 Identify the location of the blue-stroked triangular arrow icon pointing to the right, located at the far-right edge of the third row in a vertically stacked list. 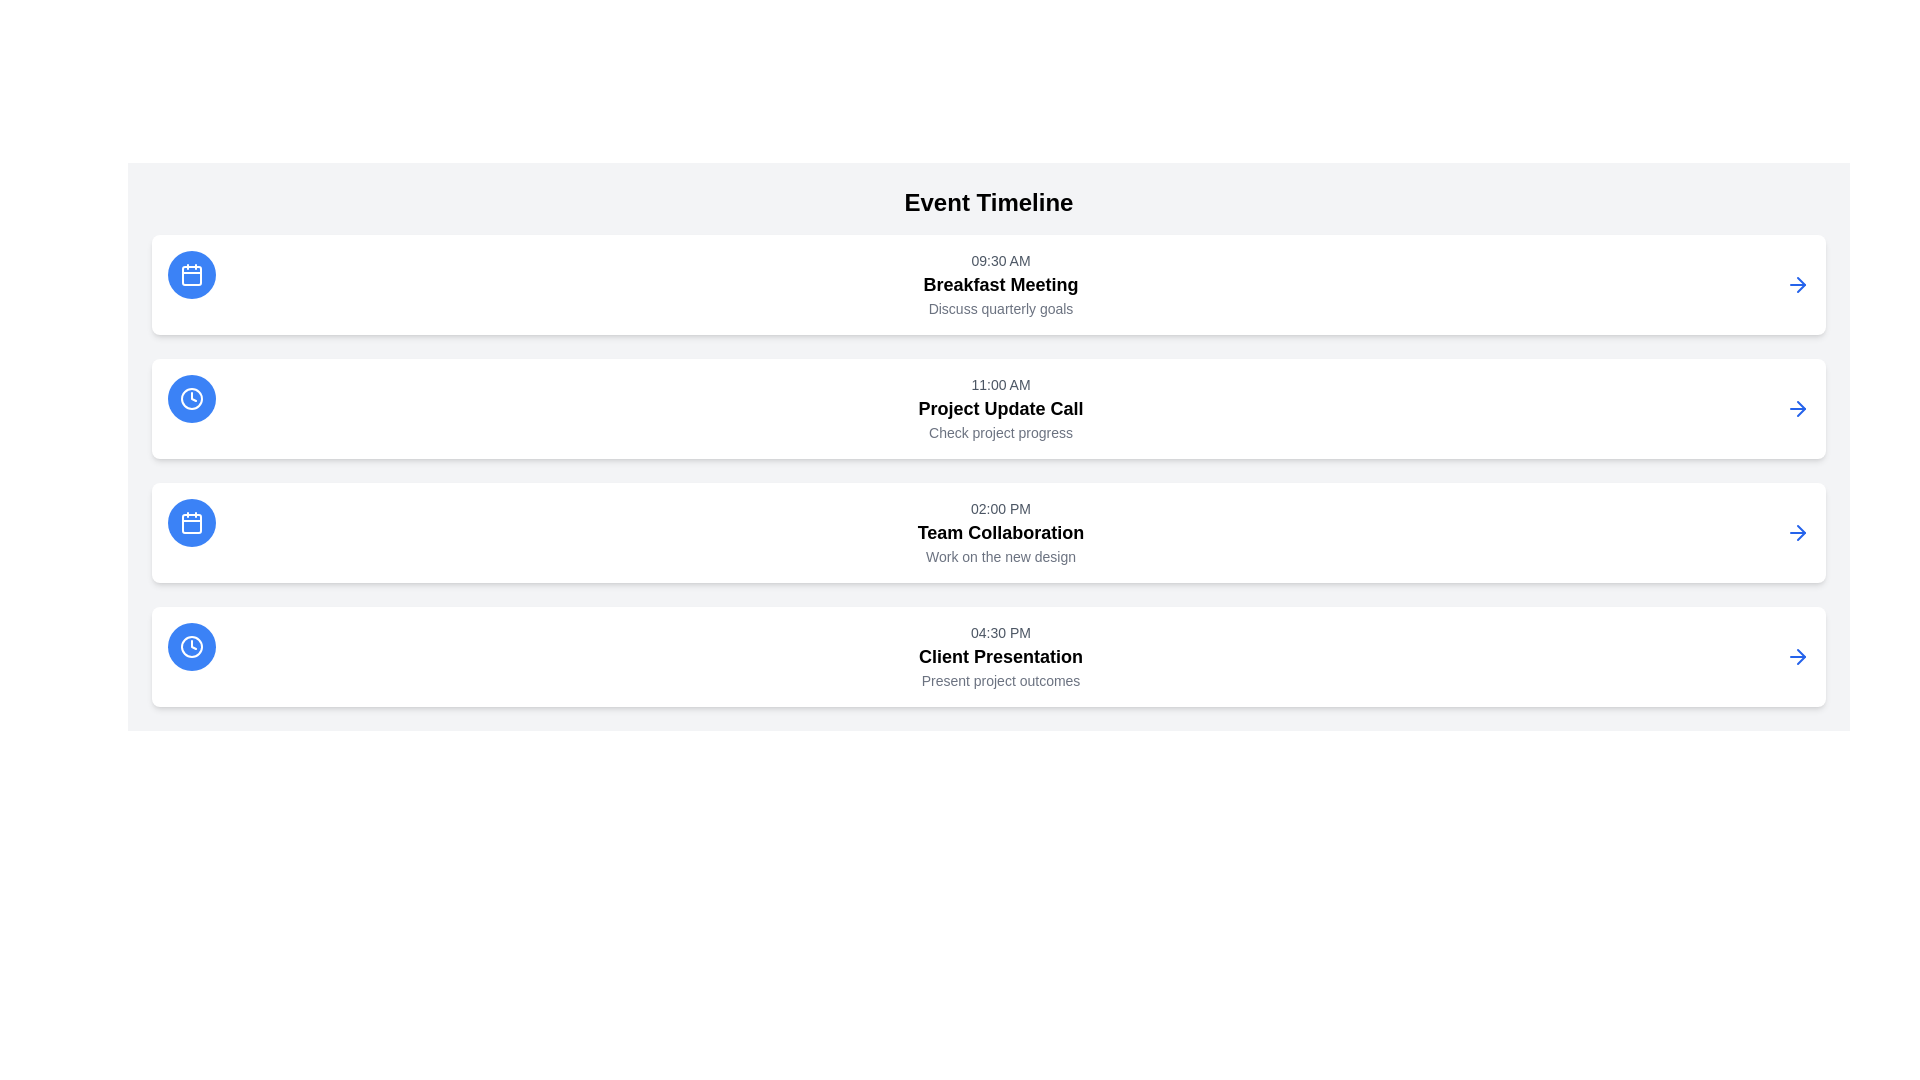
(1801, 531).